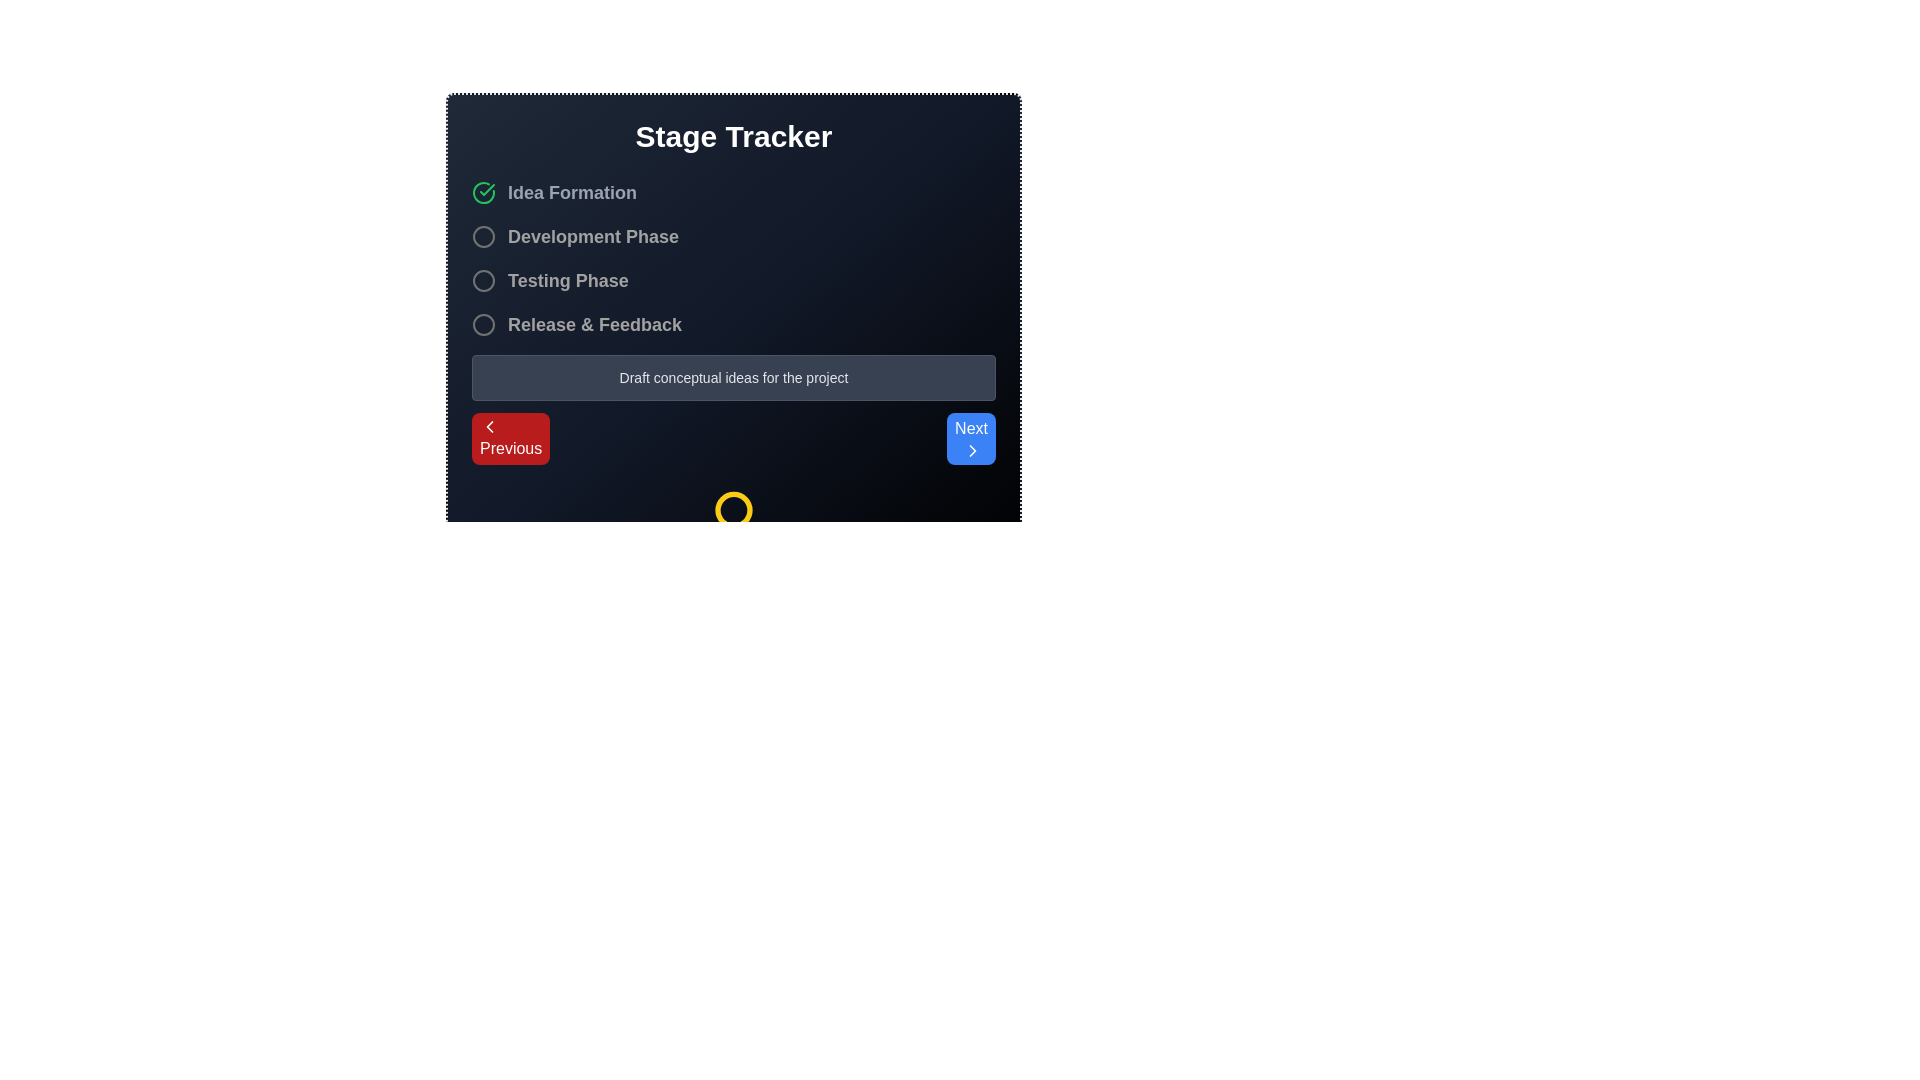  Describe the element at coordinates (487, 189) in the screenshot. I see `the check mark icon within a circle, which indicates a successful action, located next to the 'Idea Formation' label in the 'Stage Tracker' interface` at that location.